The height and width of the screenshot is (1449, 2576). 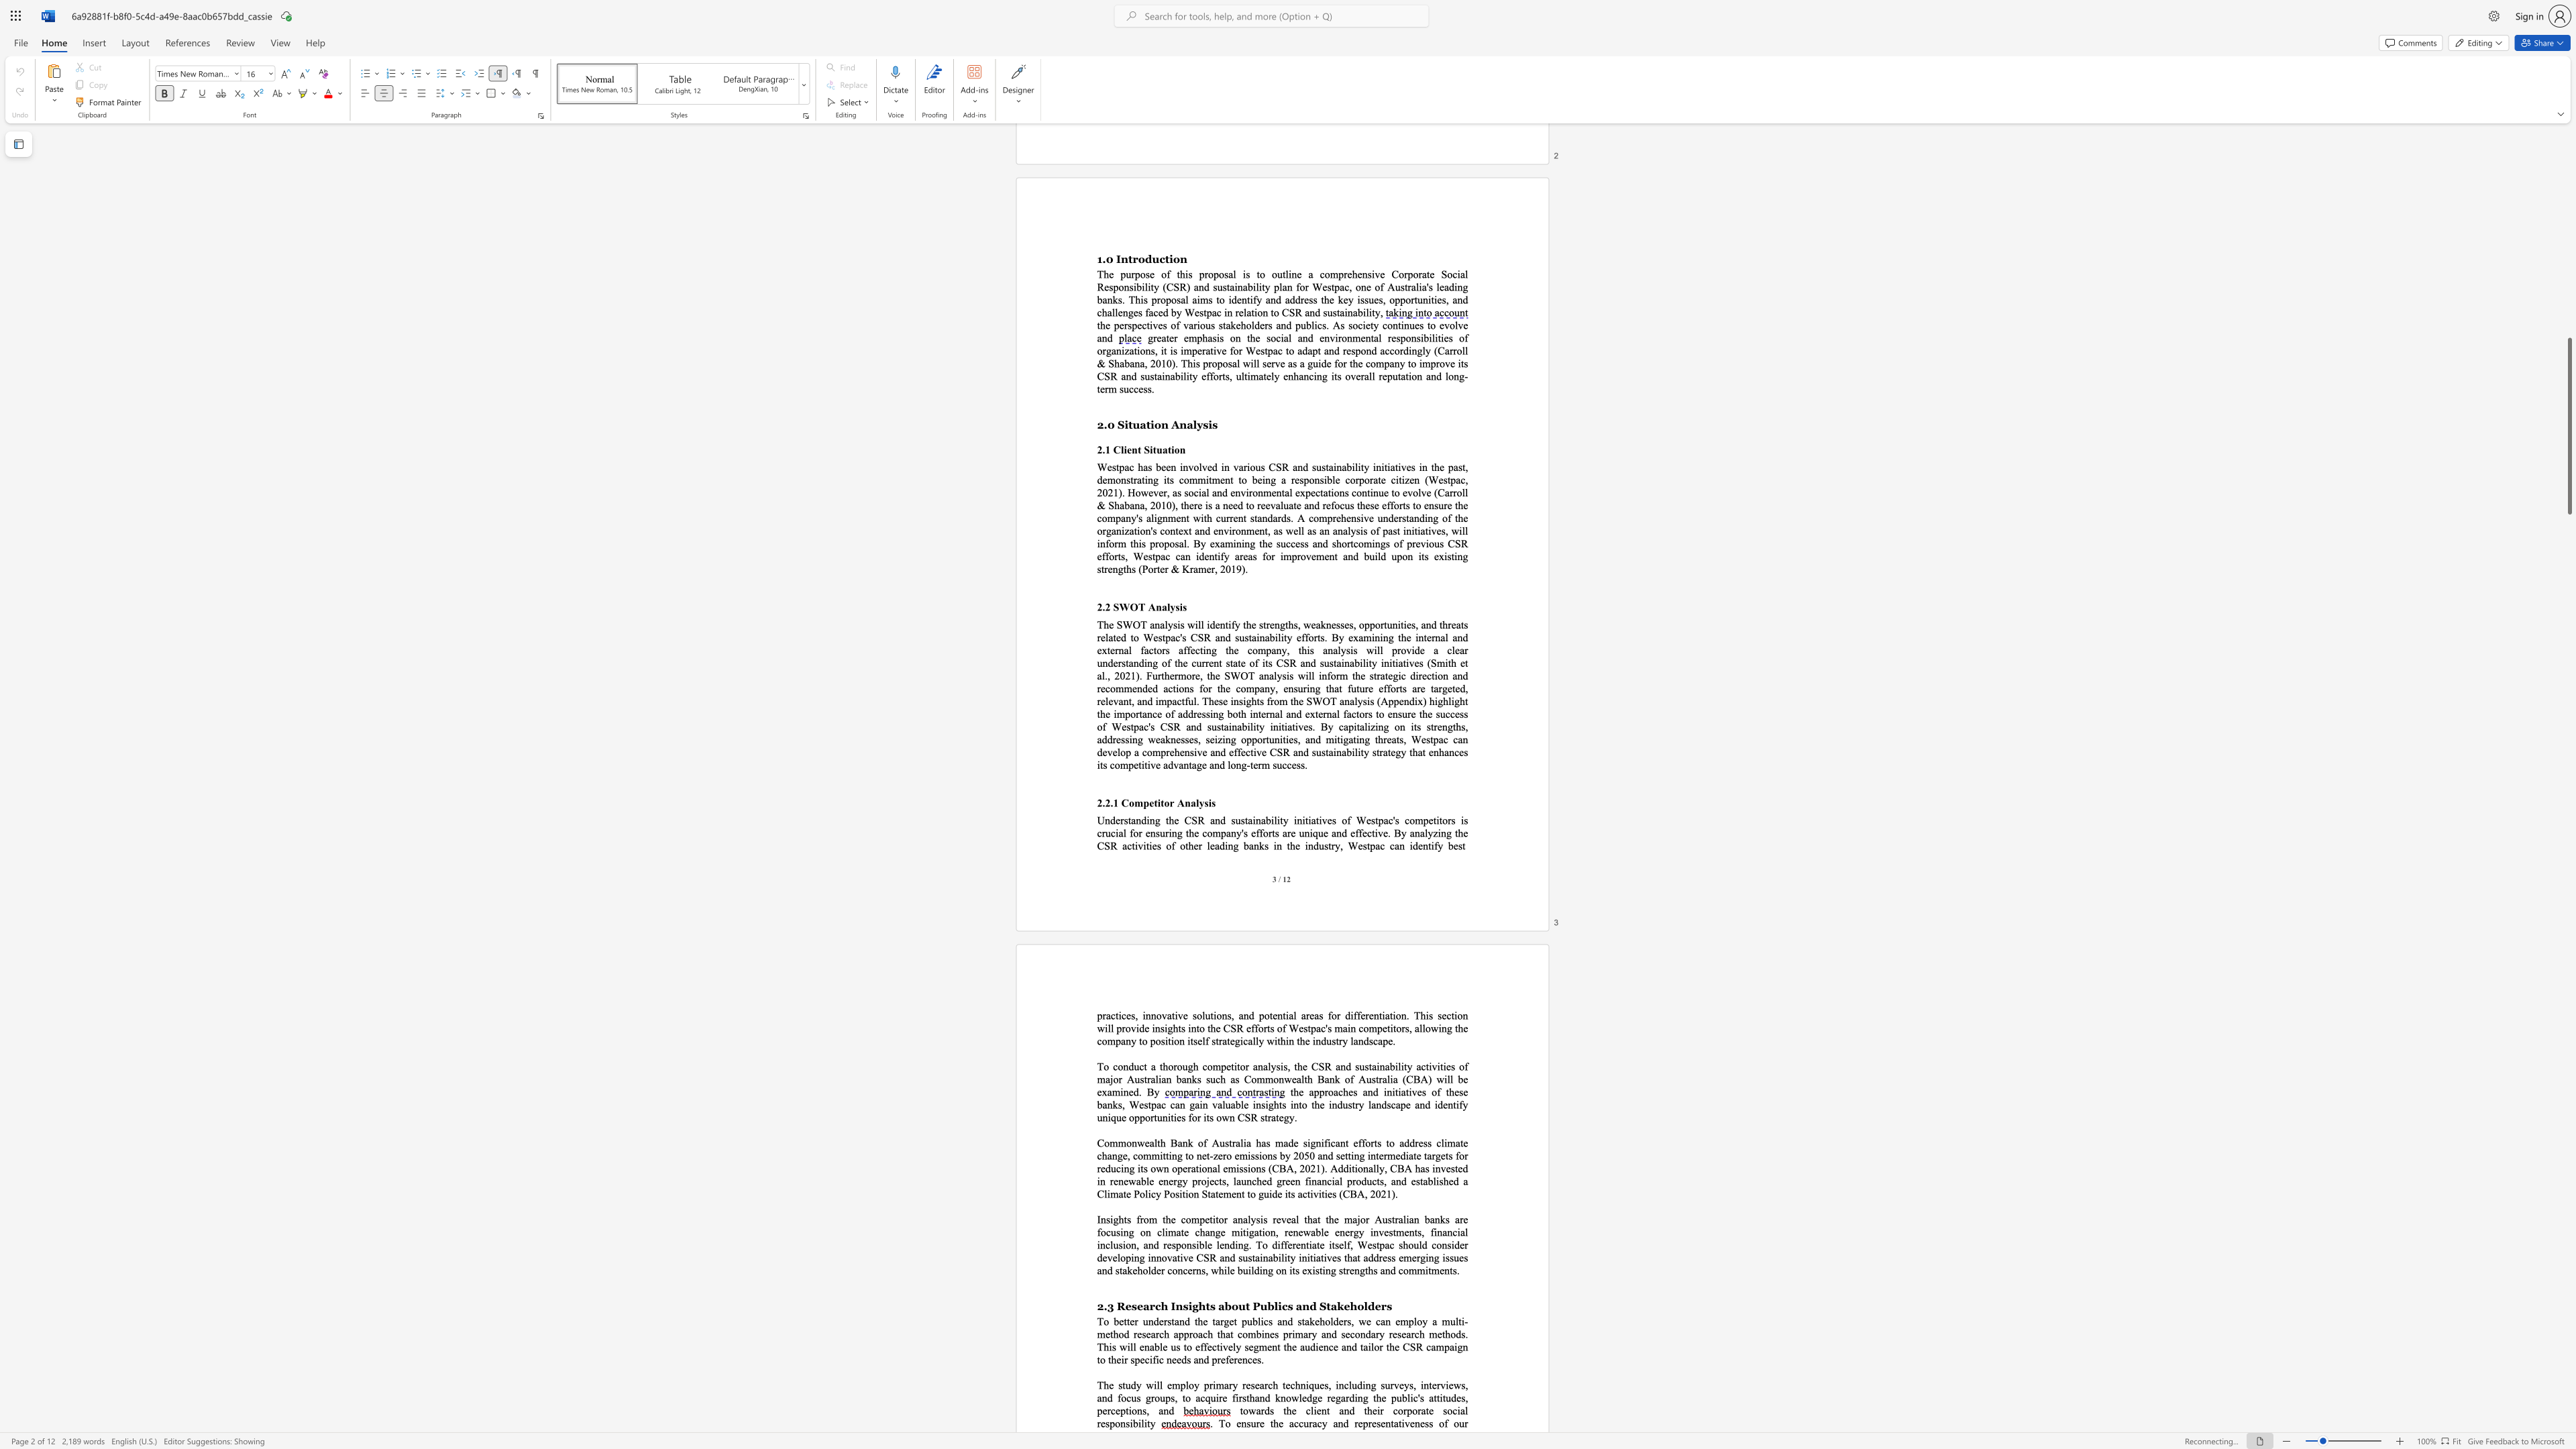 I want to click on the 1th character "b" in the text, so click(x=1404, y=1397).